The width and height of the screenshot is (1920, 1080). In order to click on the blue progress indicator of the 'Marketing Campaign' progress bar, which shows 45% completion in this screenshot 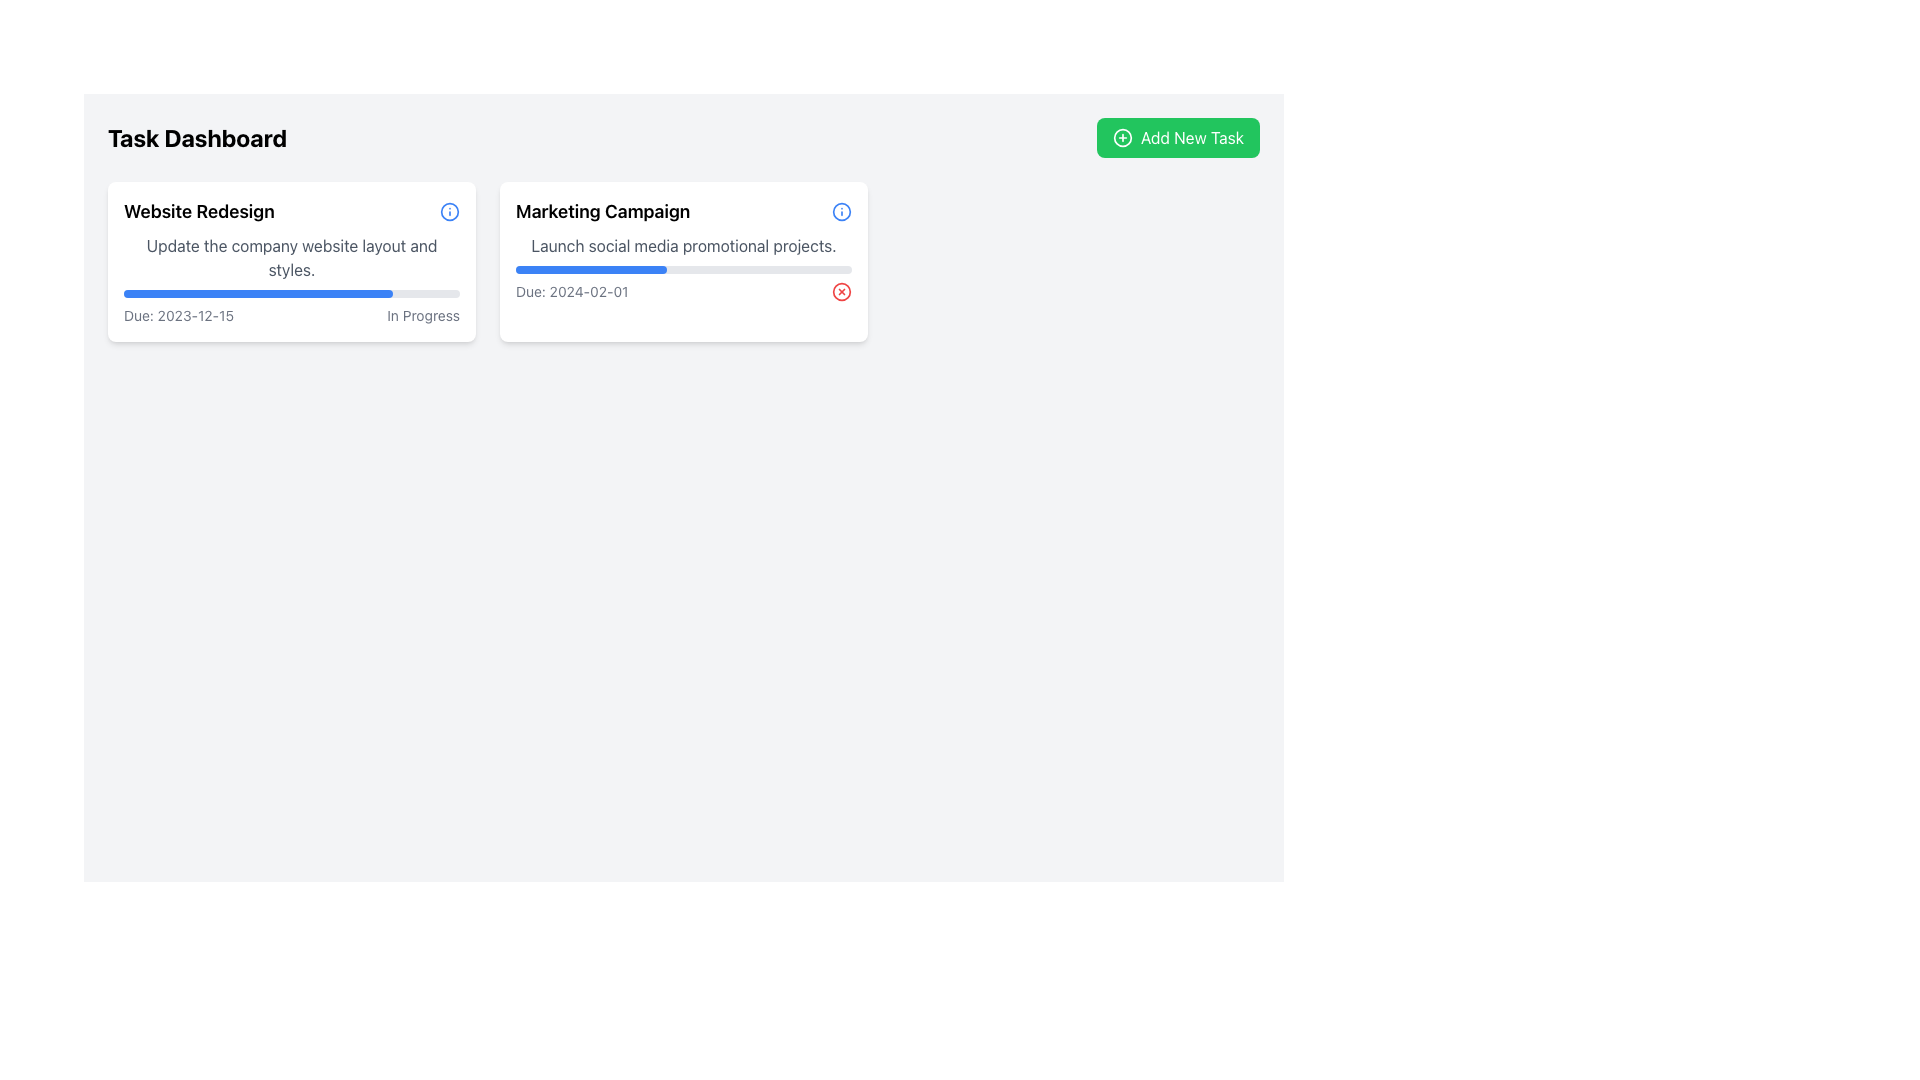, I will do `click(590, 270)`.